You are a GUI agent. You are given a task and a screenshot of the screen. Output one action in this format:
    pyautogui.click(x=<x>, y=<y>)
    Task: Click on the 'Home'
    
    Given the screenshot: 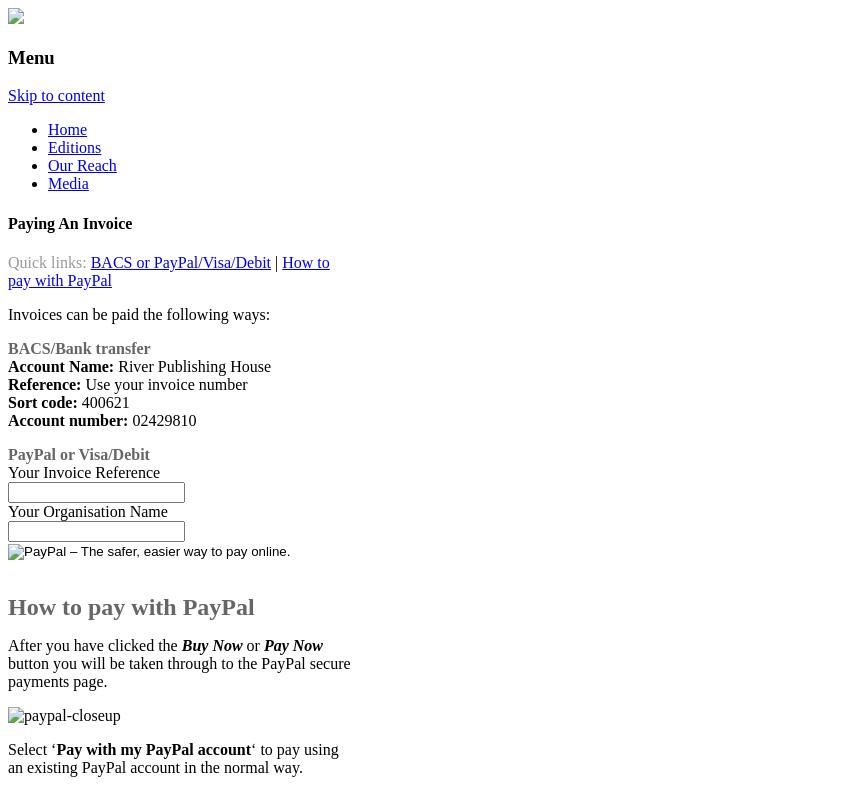 What is the action you would take?
    pyautogui.click(x=46, y=129)
    